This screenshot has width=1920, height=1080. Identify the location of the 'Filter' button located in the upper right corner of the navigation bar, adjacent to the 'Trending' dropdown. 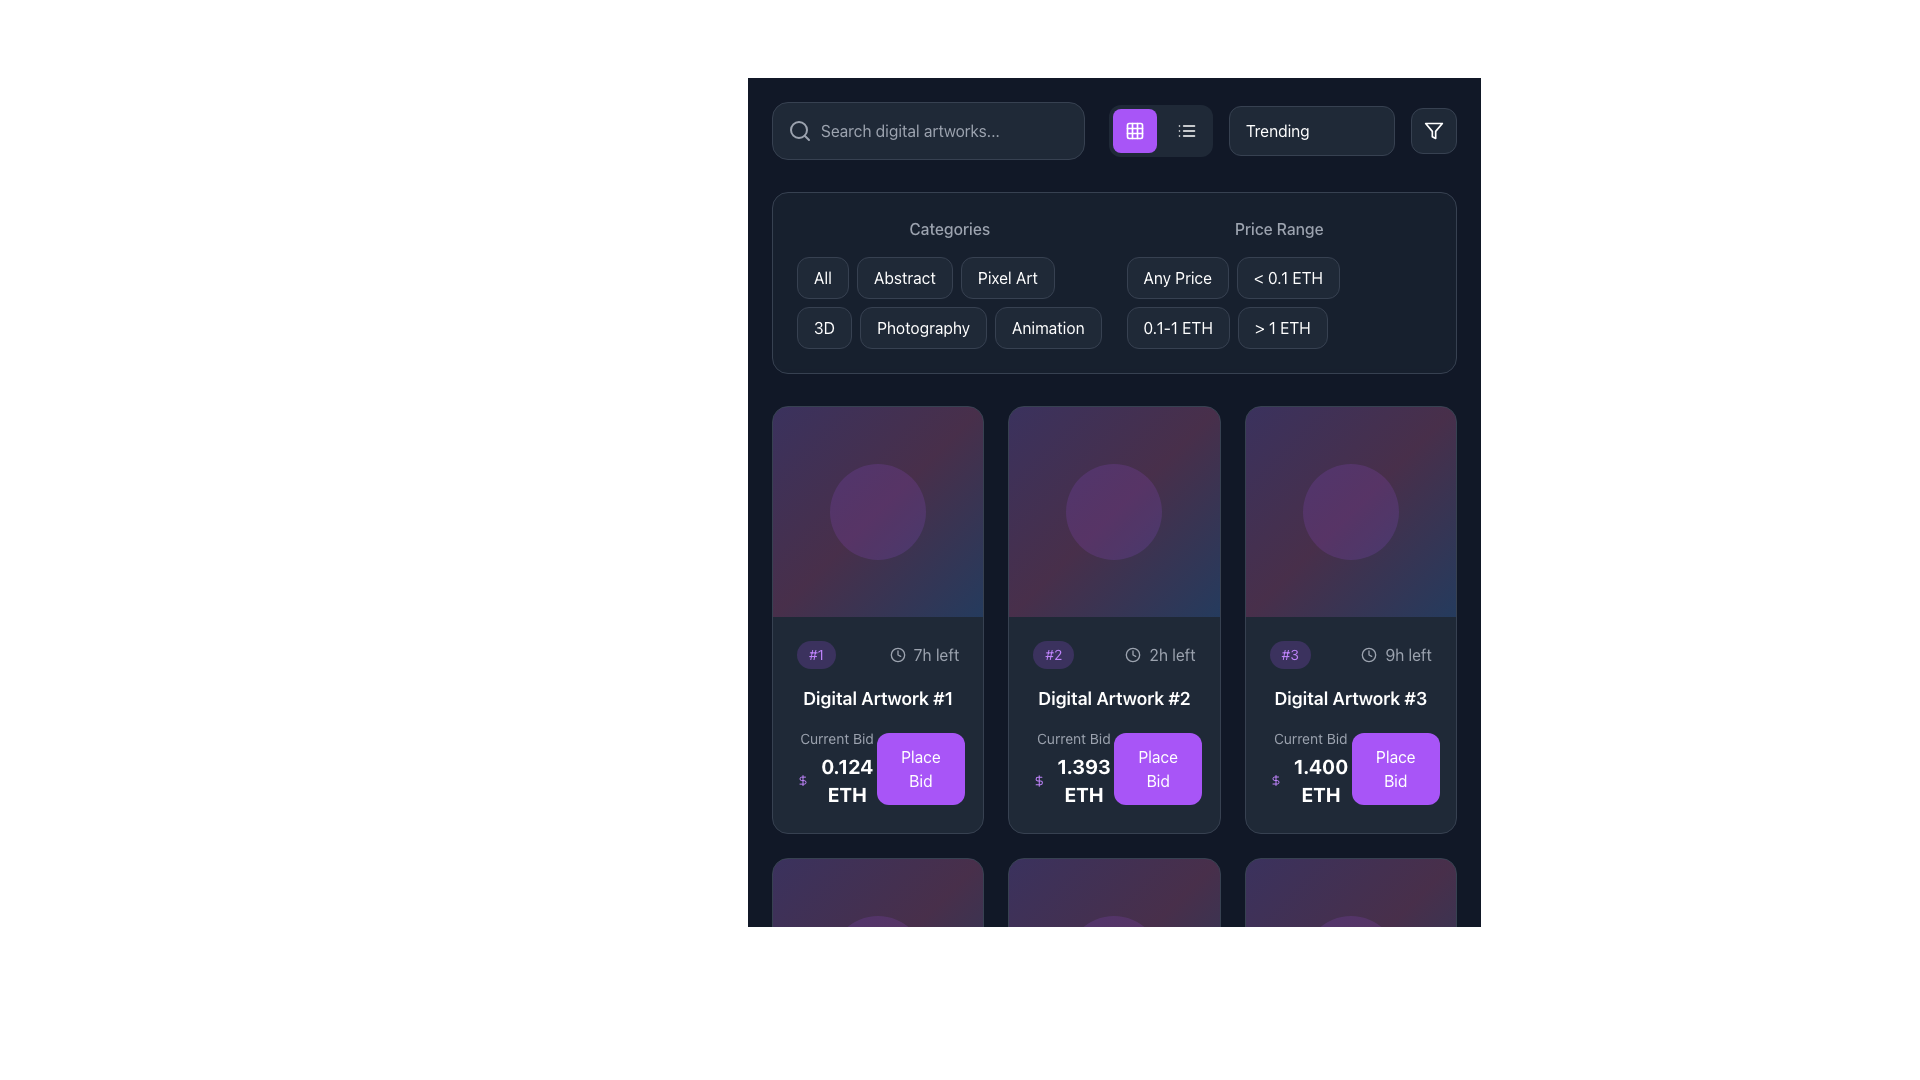
(1433, 131).